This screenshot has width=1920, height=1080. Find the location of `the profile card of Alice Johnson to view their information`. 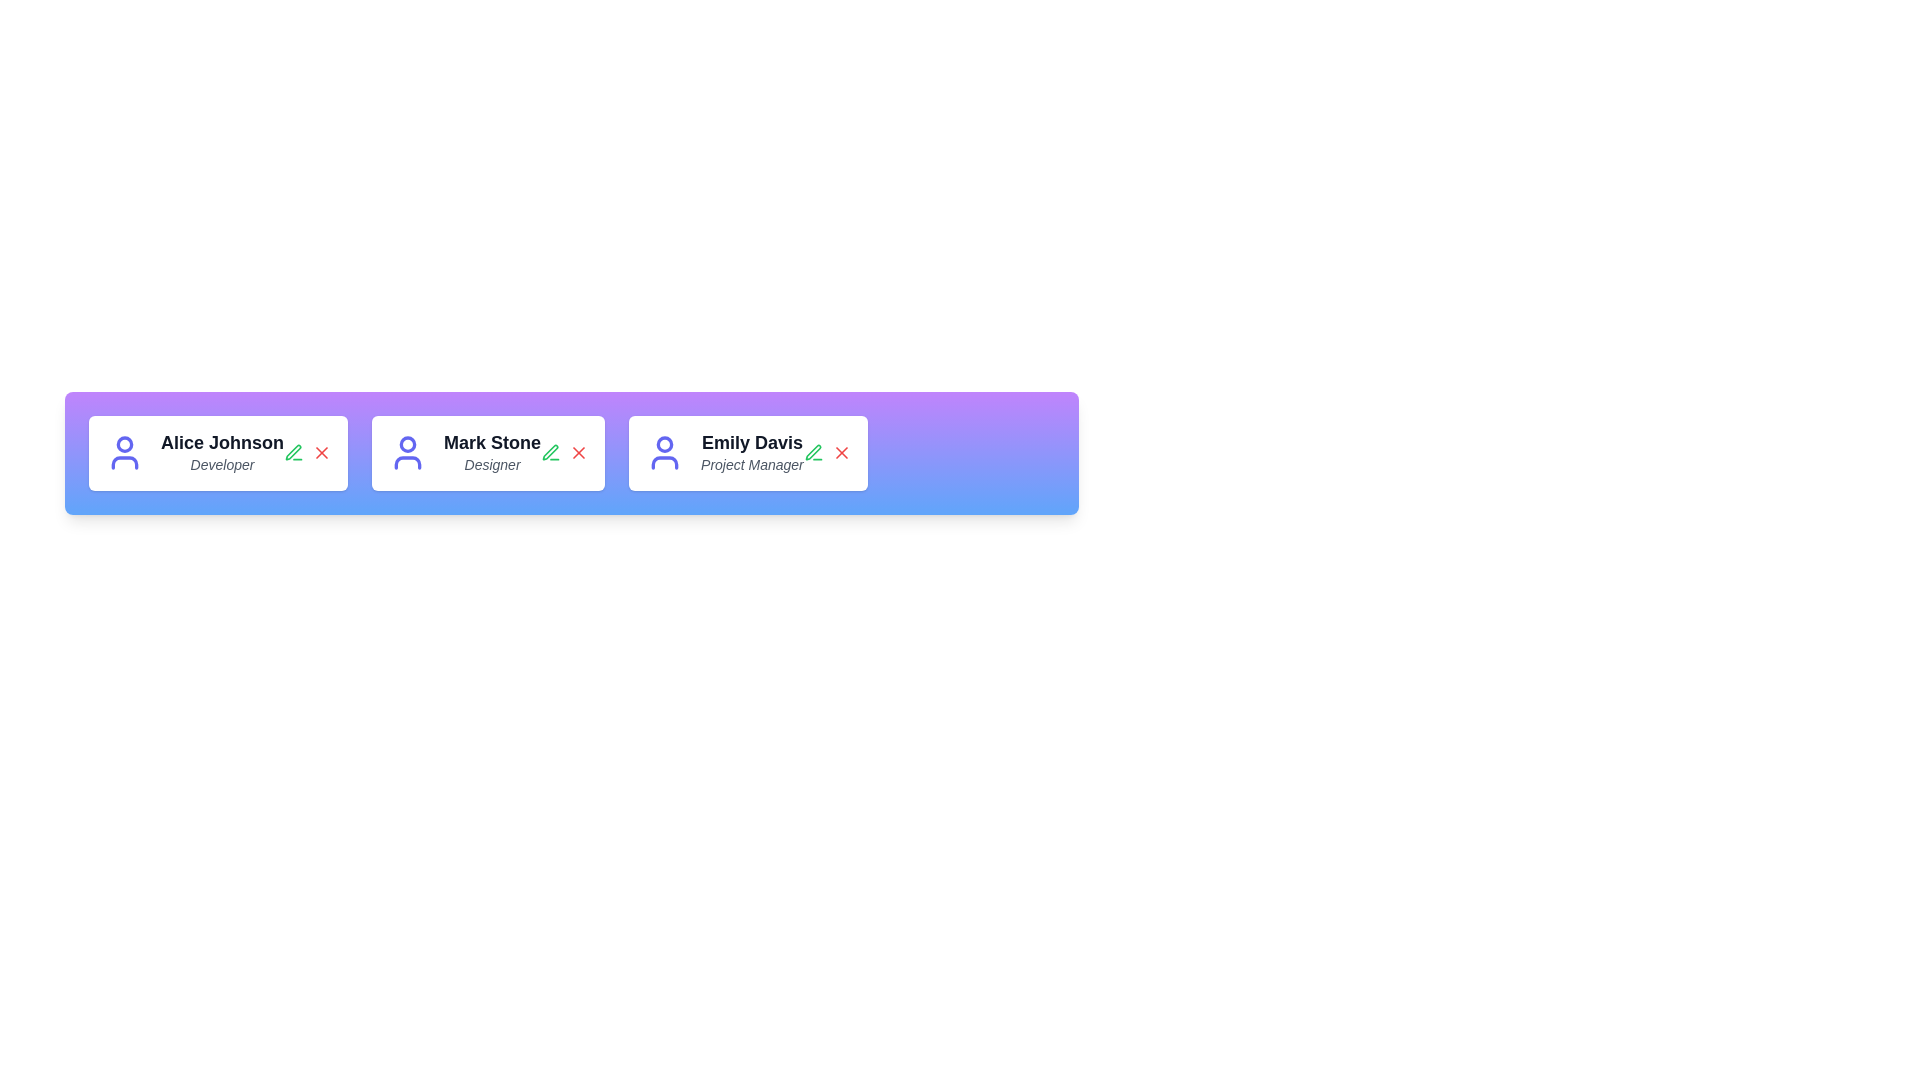

the profile card of Alice Johnson to view their information is located at coordinates (218, 453).